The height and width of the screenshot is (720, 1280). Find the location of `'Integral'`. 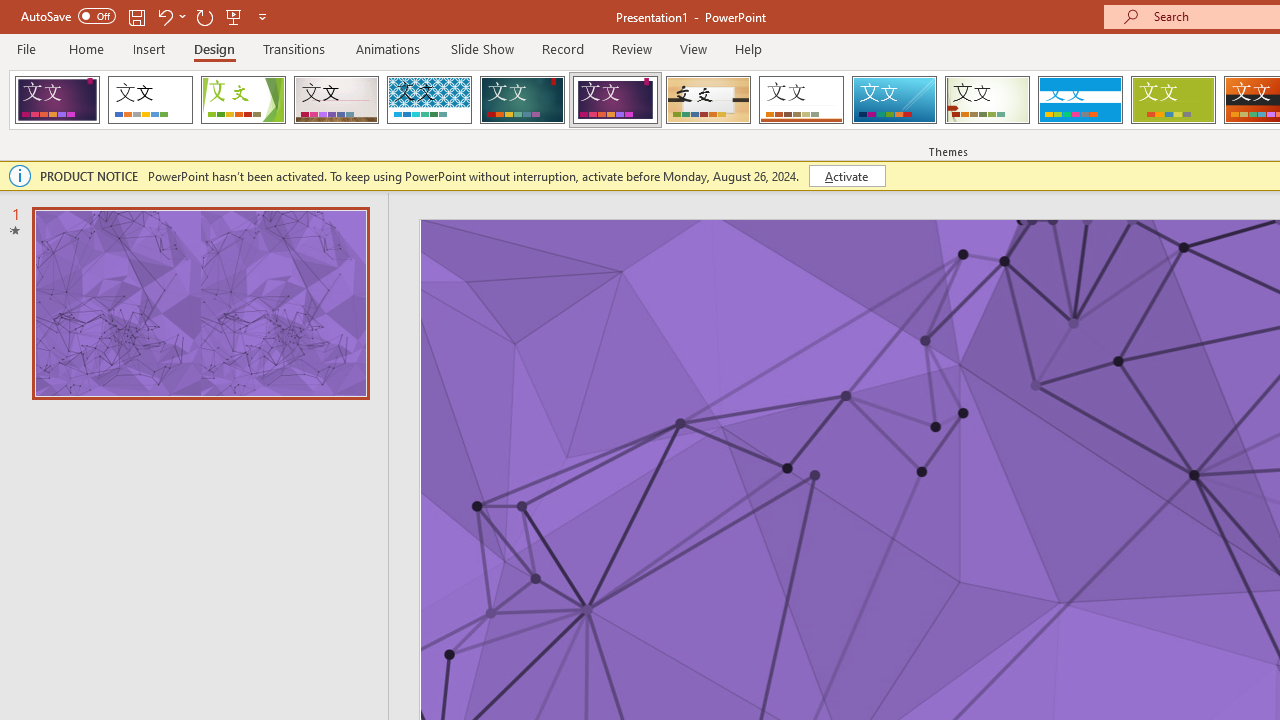

'Integral' is located at coordinates (428, 100).